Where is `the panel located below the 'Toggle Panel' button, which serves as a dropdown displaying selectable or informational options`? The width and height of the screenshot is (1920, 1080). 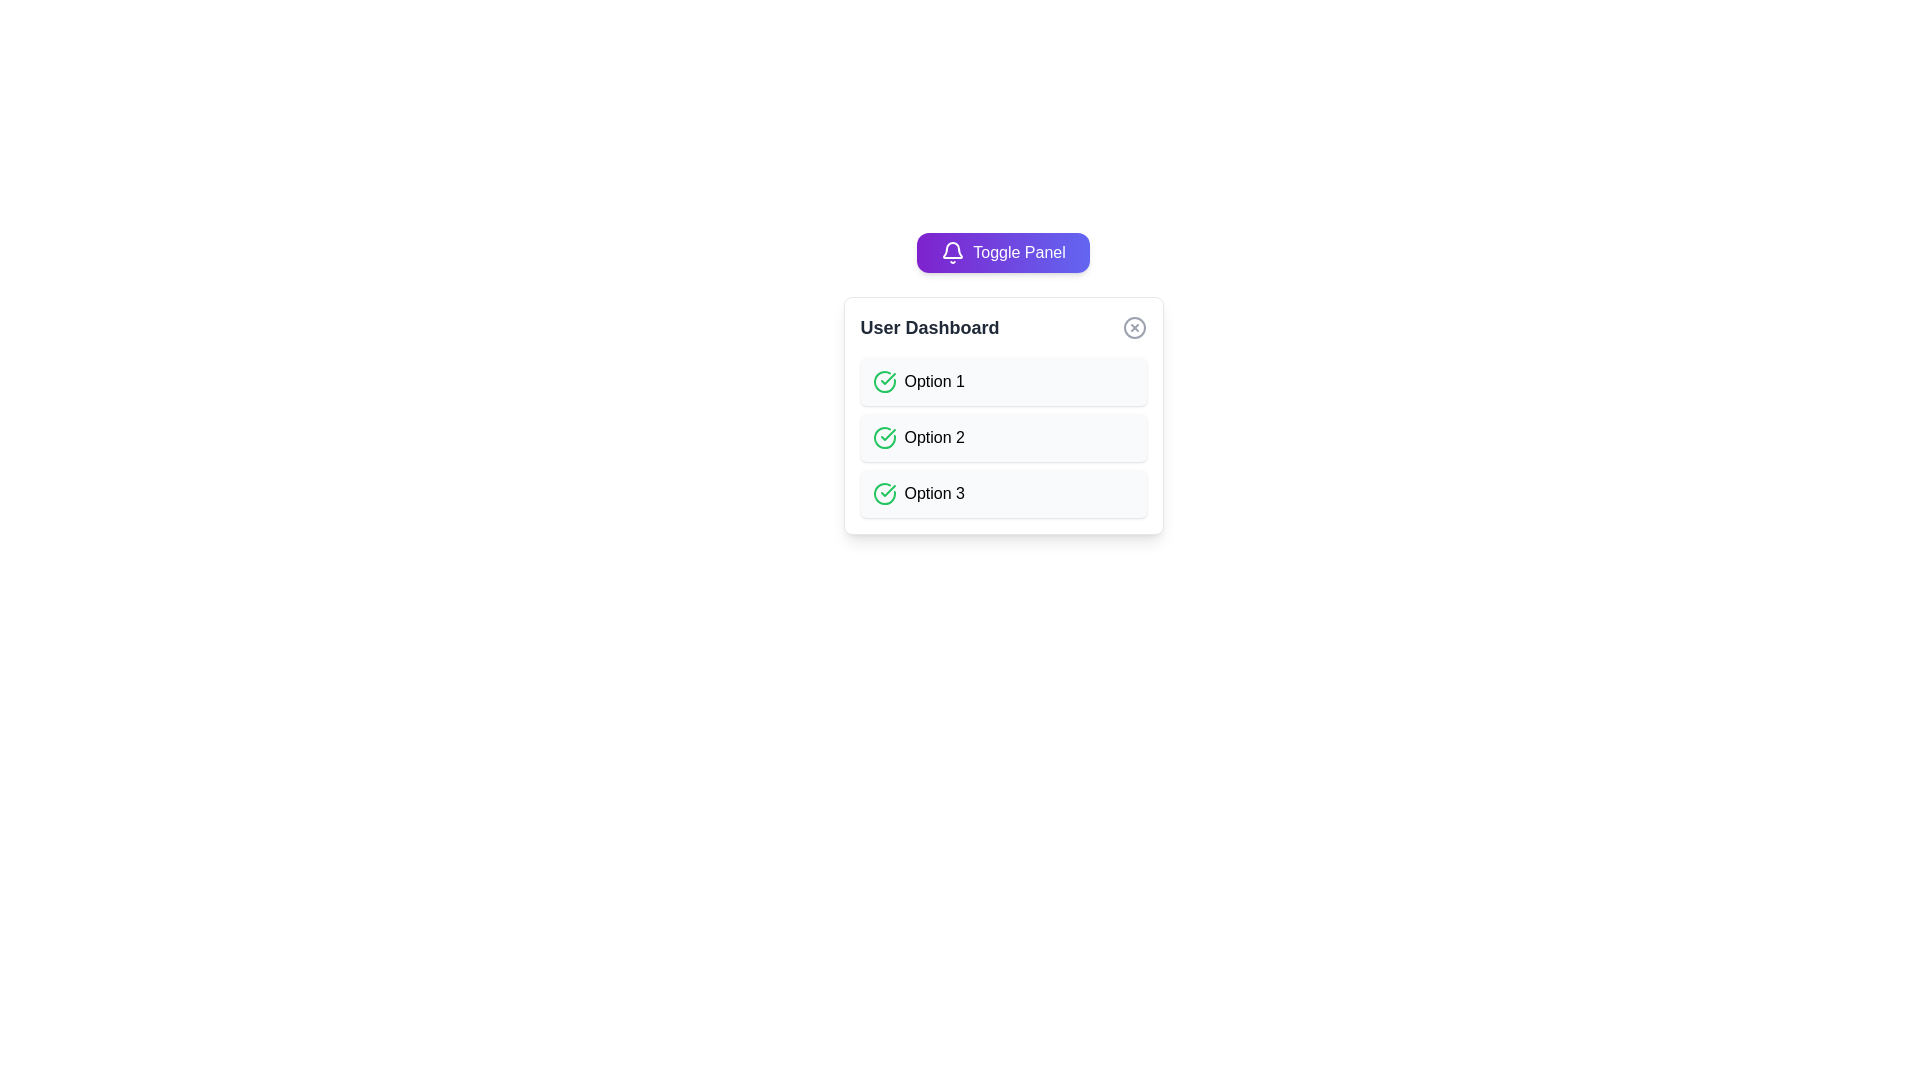 the panel located below the 'Toggle Panel' button, which serves as a dropdown displaying selectable or informational options is located at coordinates (1003, 415).